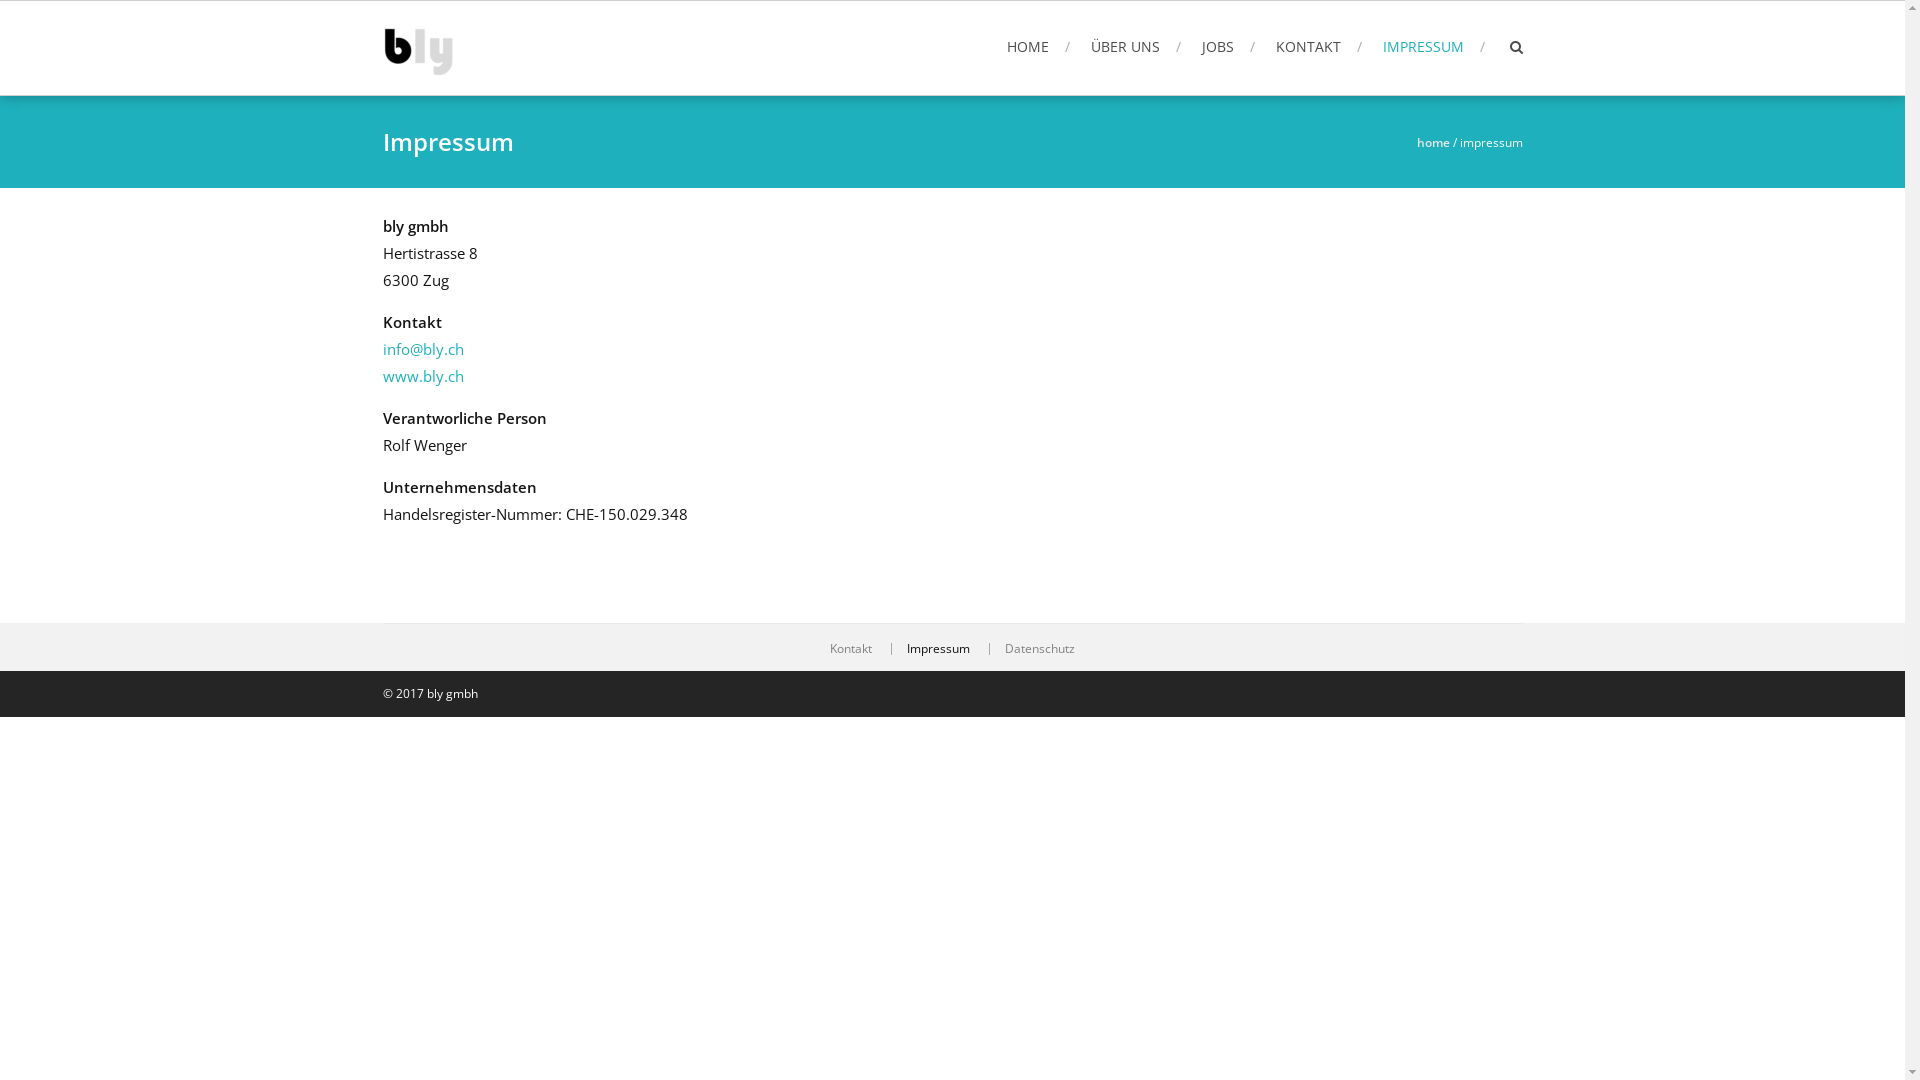  What do you see at coordinates (382, 375) in the screenshot?
I see `'www.bly.ch'` at bounding box center [382, 375].